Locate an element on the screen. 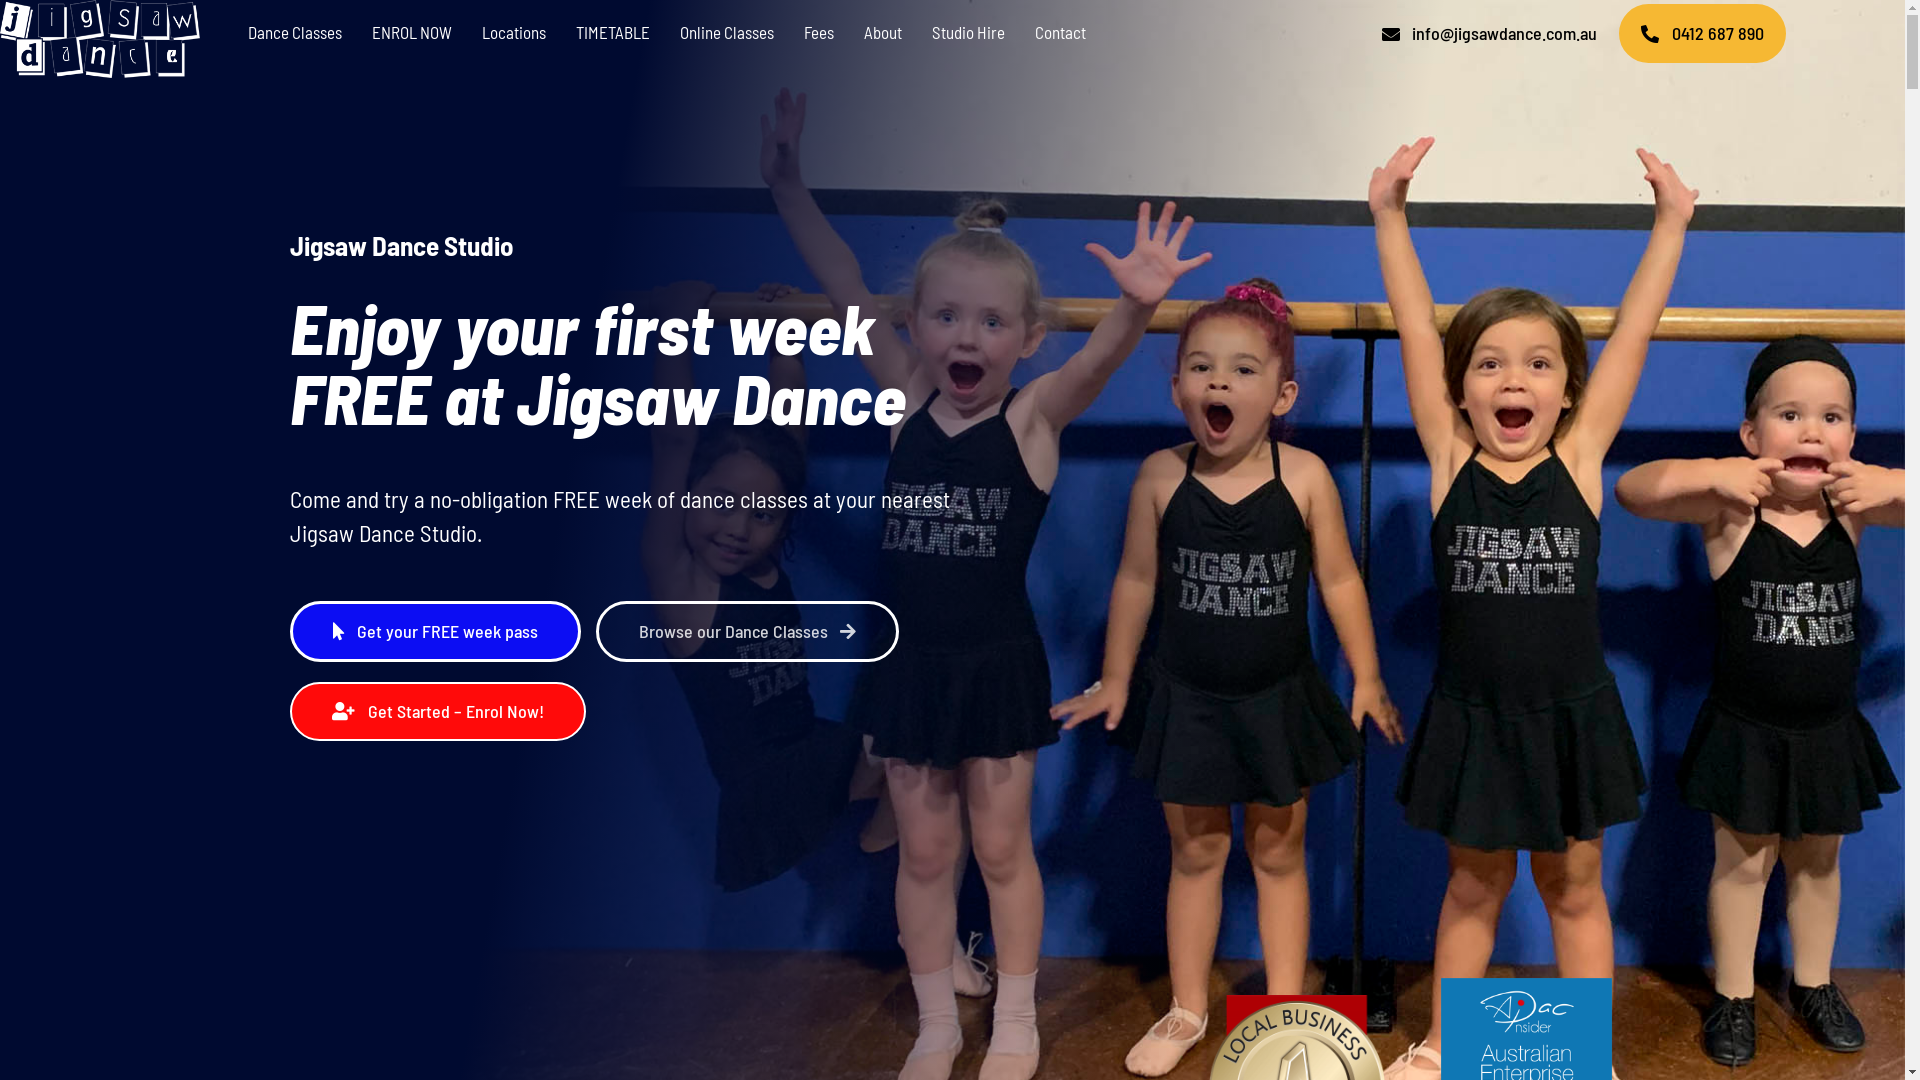  'Browse our Dance Classes' is located at coordinates (747, 631).